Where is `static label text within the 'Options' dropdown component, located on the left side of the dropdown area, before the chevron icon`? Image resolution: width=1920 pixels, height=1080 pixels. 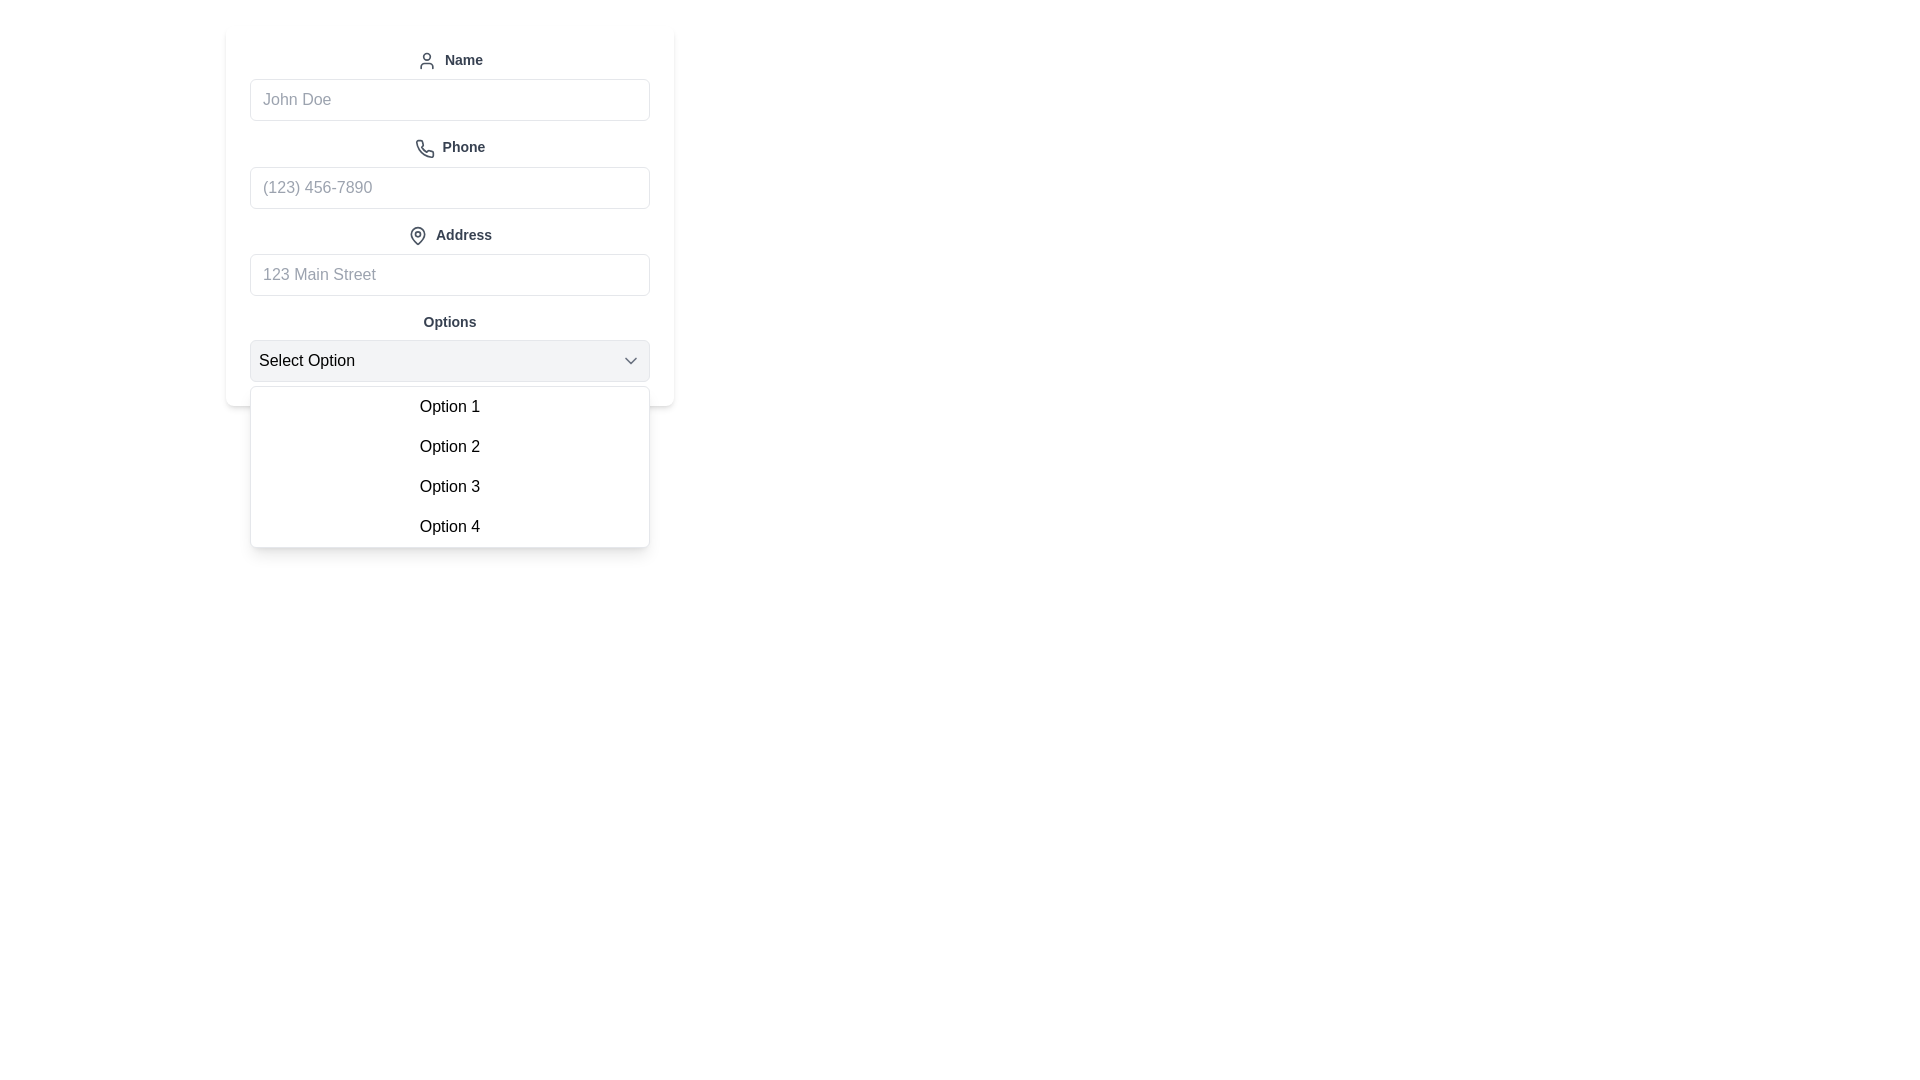 static label text within the 'Options' dropdown component, located on the left side of the dropdown area, before the chevron icon is located at coordinates (306, 360).